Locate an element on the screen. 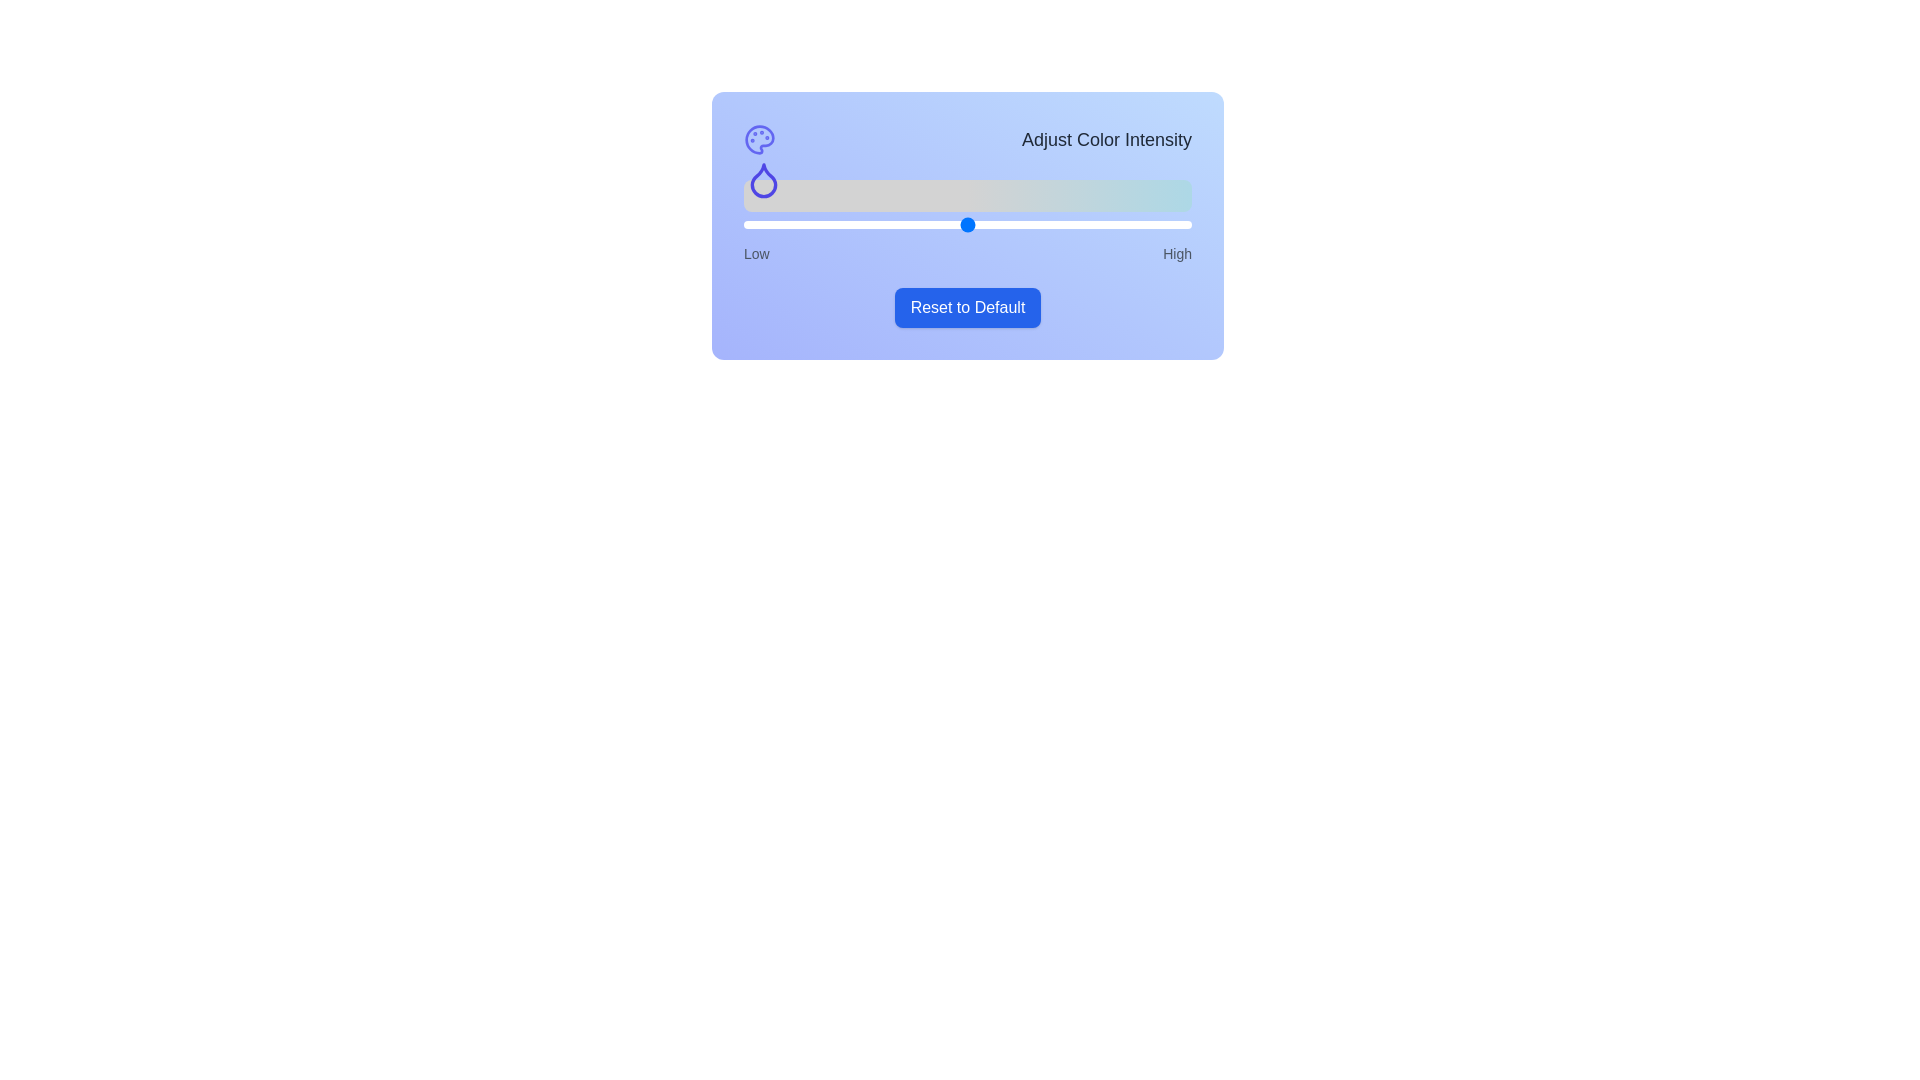 The width and height of the screenshot is (1920, 1080). the slider to set the color intensity to 52 is located at coordinates (976, 224).